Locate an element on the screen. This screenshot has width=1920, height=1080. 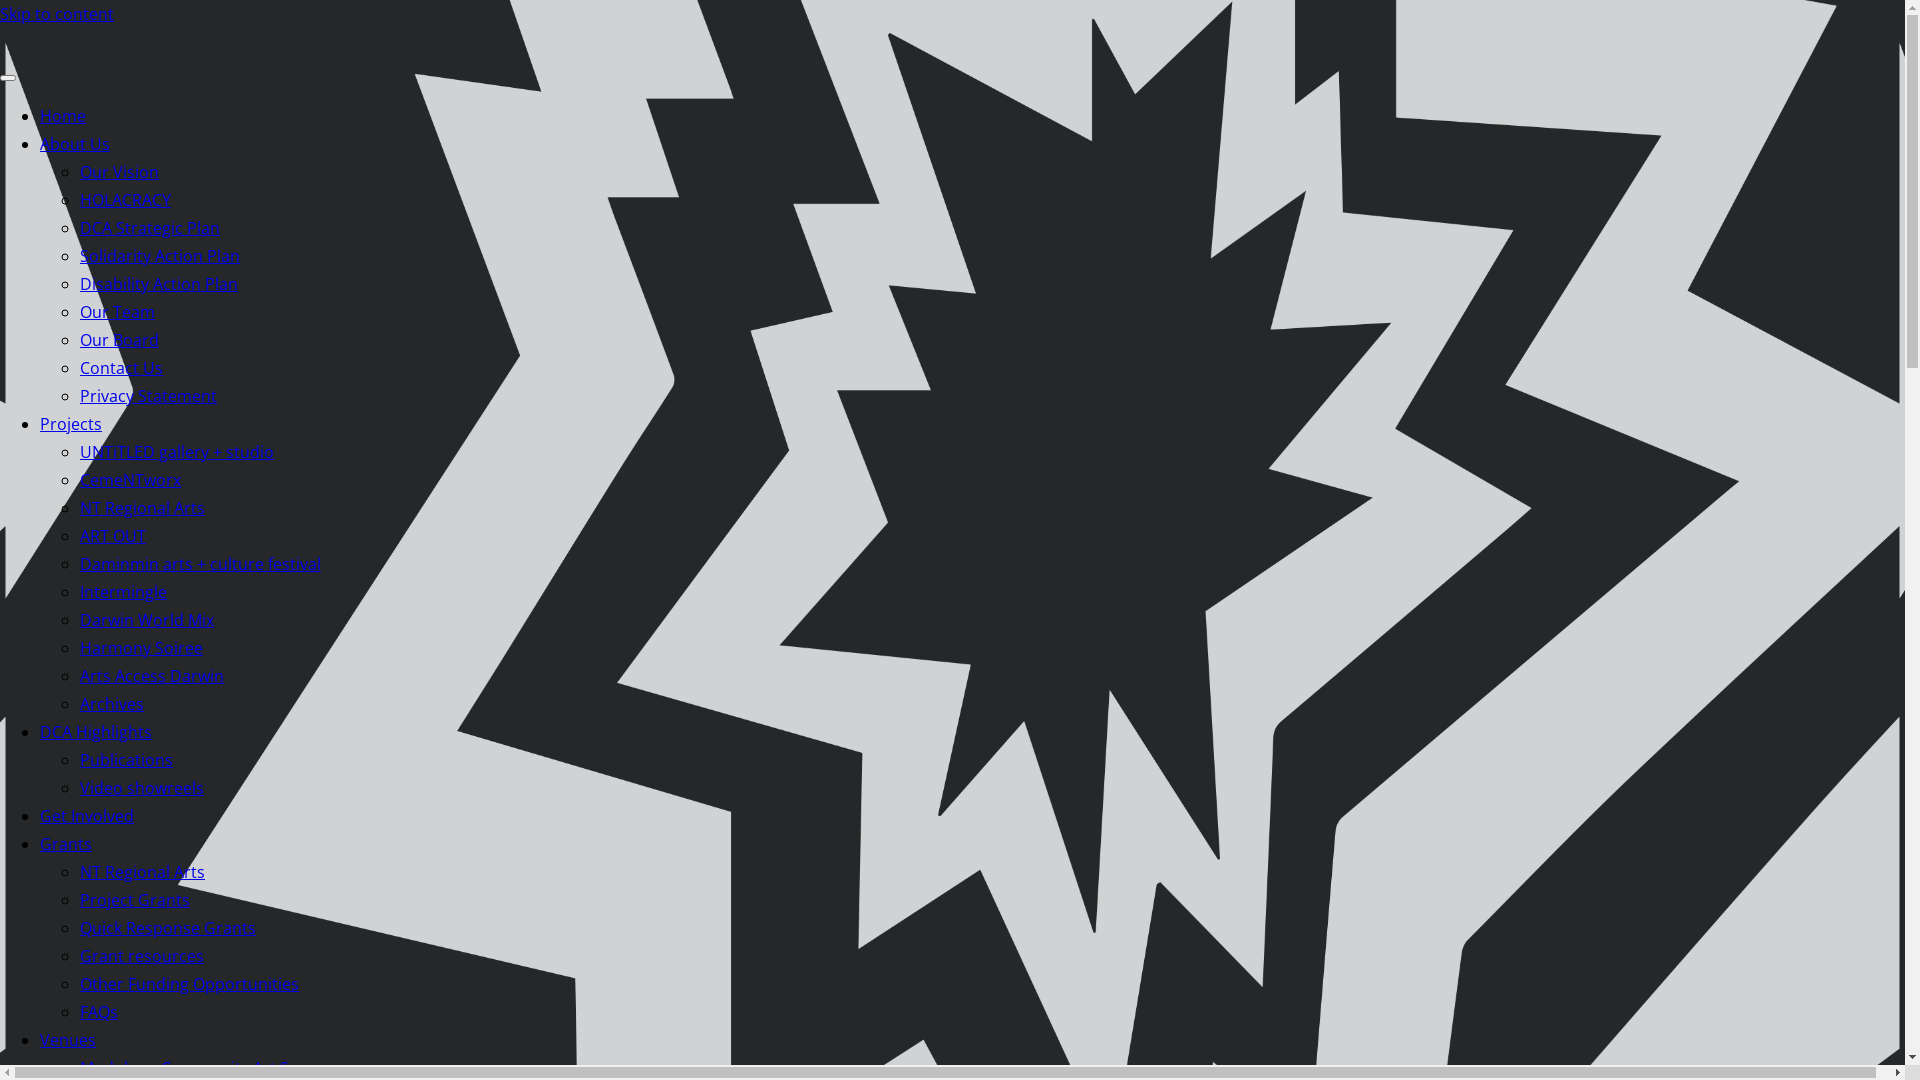
'FAQs' is located at coordinates (98, 1011).